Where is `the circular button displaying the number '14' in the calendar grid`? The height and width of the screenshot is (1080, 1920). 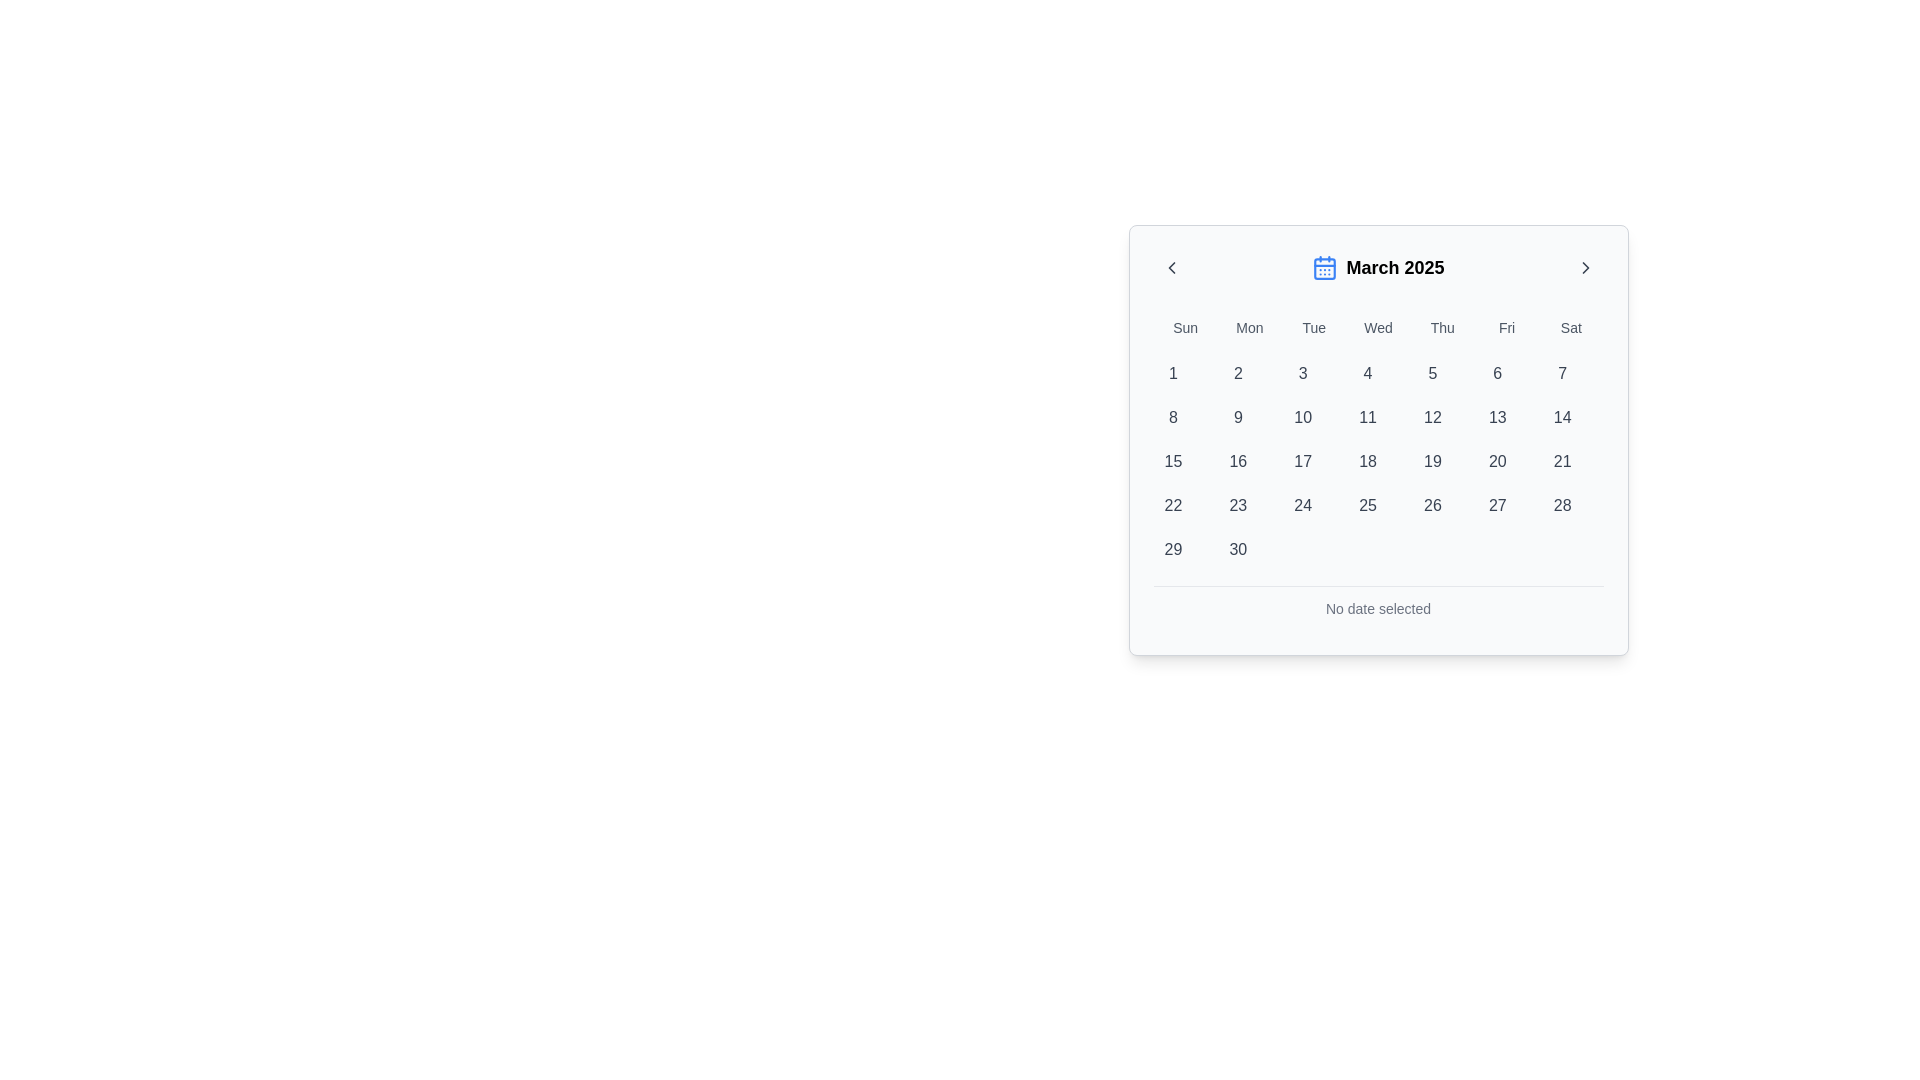
the circular button displaying the number '14' in the calendar grid is located at coordinates (1561, 416).